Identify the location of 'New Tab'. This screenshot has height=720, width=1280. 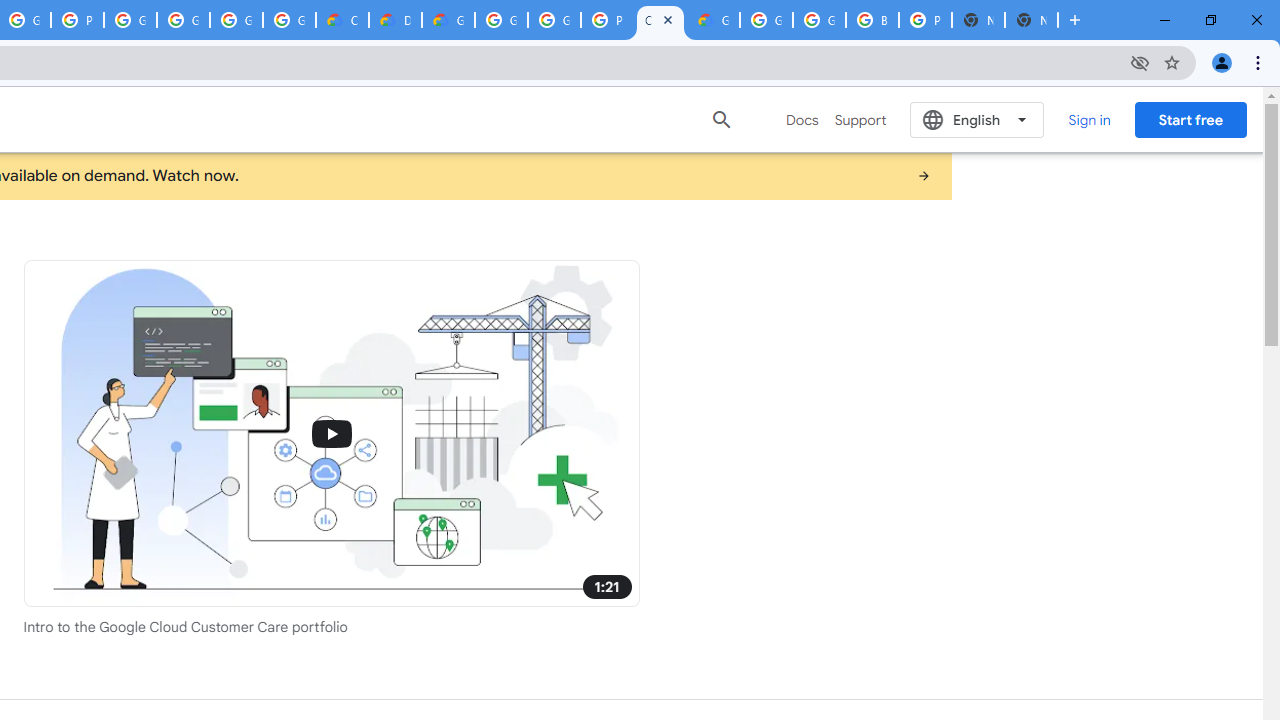
(1031, 20).